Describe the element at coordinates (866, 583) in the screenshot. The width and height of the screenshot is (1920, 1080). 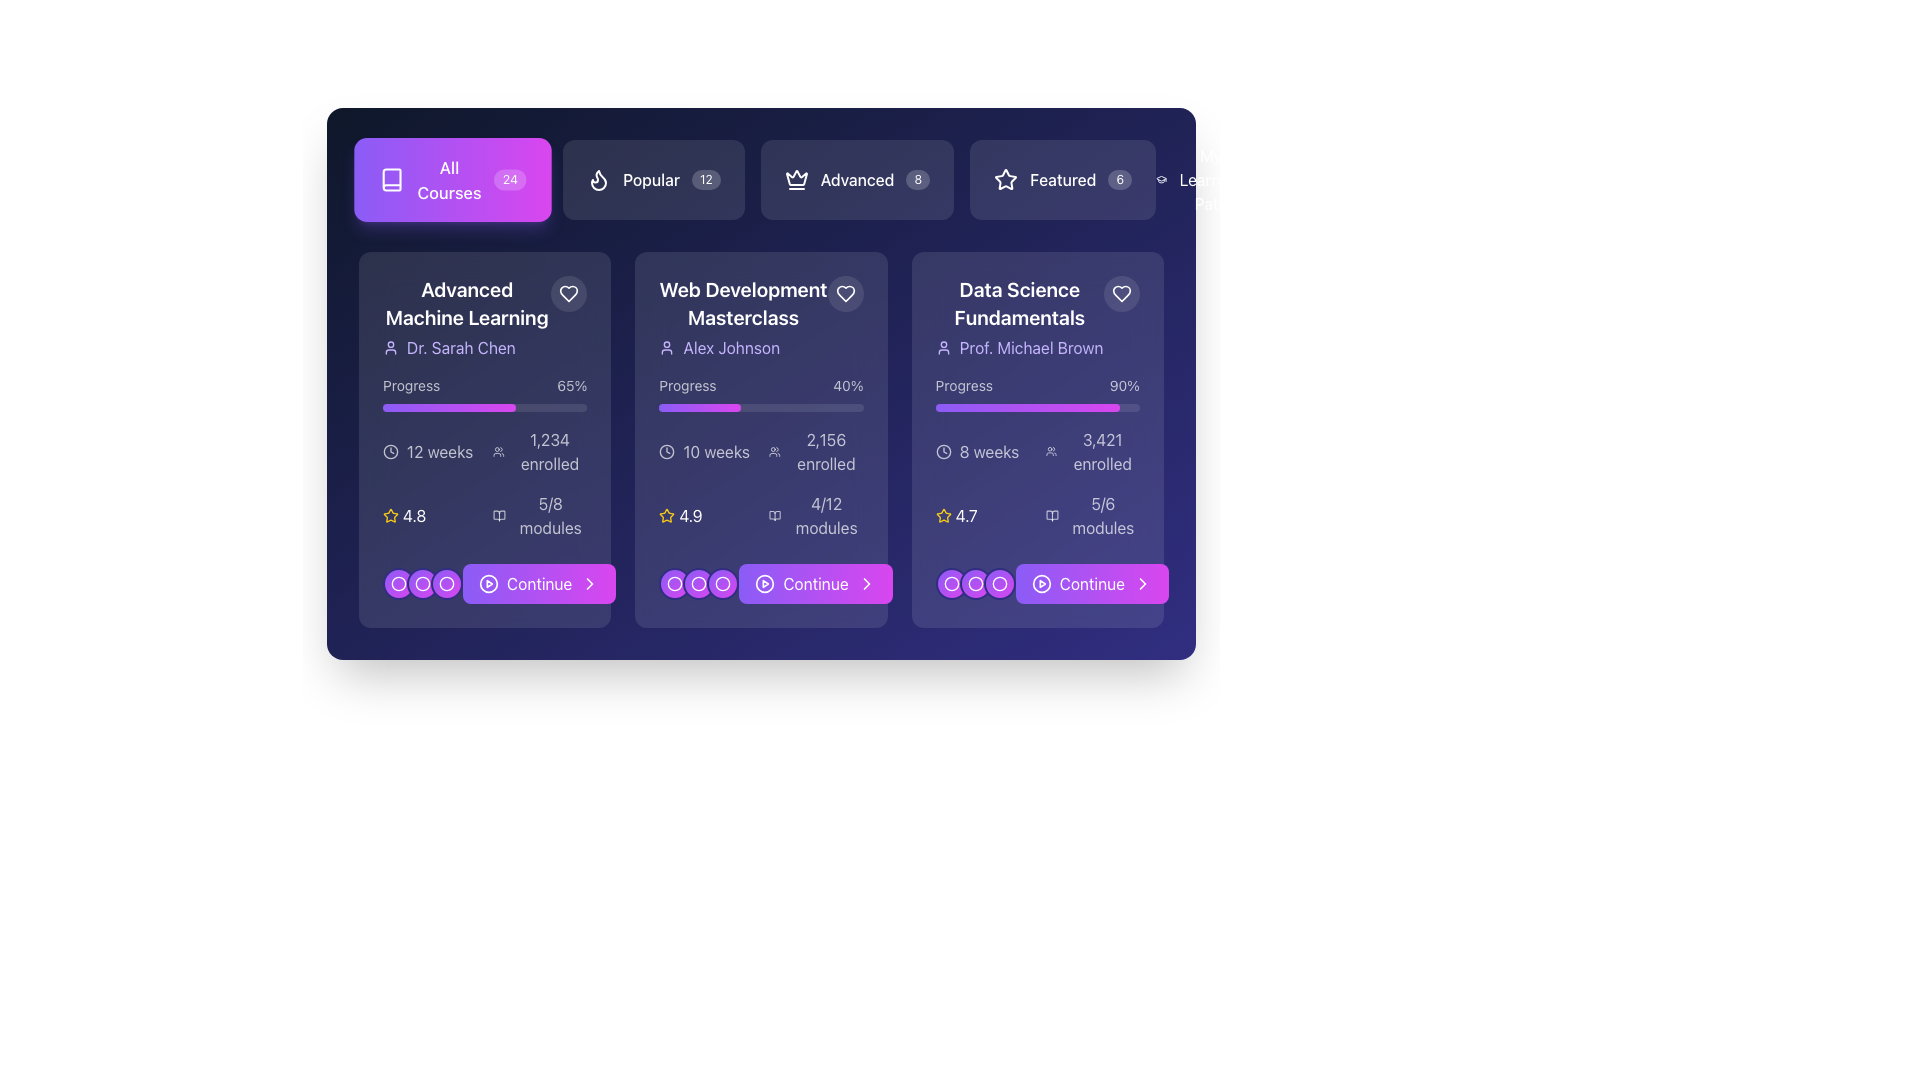
I see `the right-pointing chevron icon located at the bottom-right corner of the 'Data Science Fundamentals' course card` at that location.